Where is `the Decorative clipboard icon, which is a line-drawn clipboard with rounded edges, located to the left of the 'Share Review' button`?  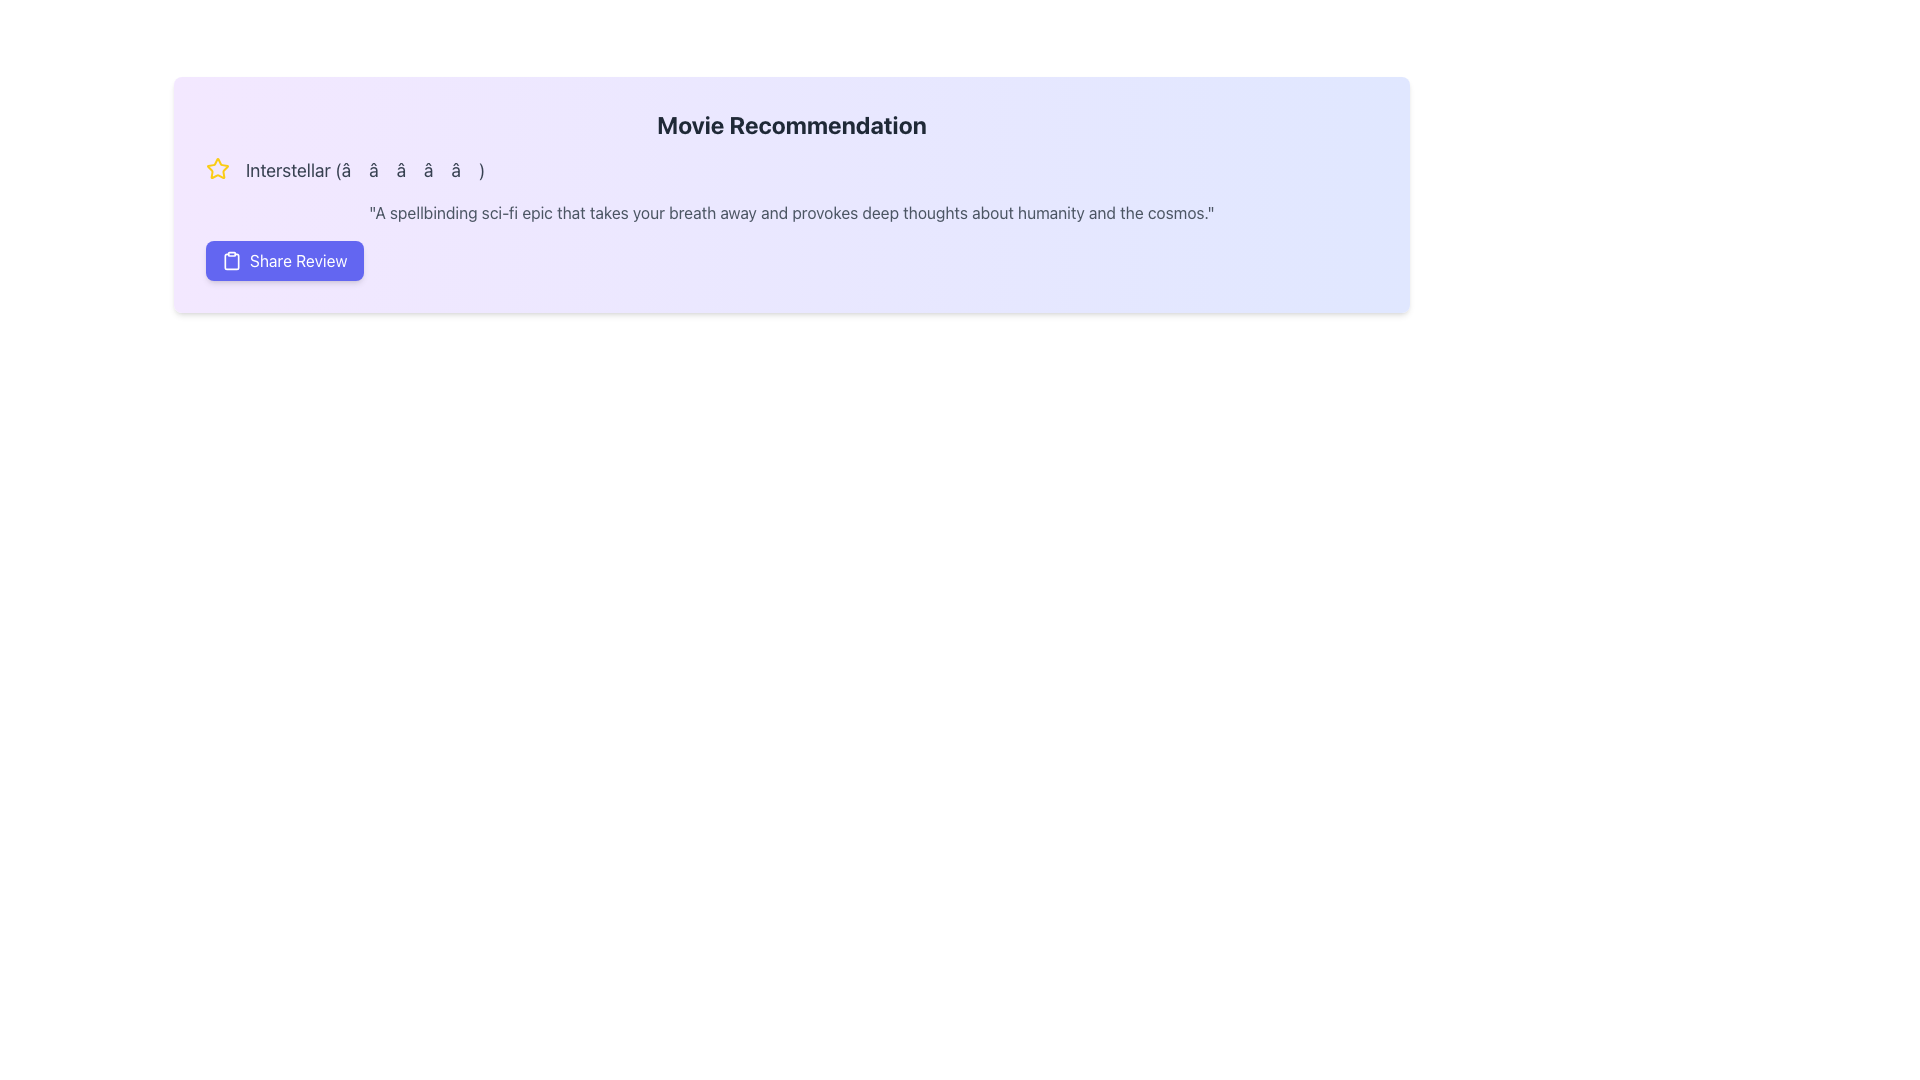 the Decorative clipboard icon, which is a line-drawn clipboard with rounded edges, located to the left of the 'Share Review' button is located at coordinates (231, 260).